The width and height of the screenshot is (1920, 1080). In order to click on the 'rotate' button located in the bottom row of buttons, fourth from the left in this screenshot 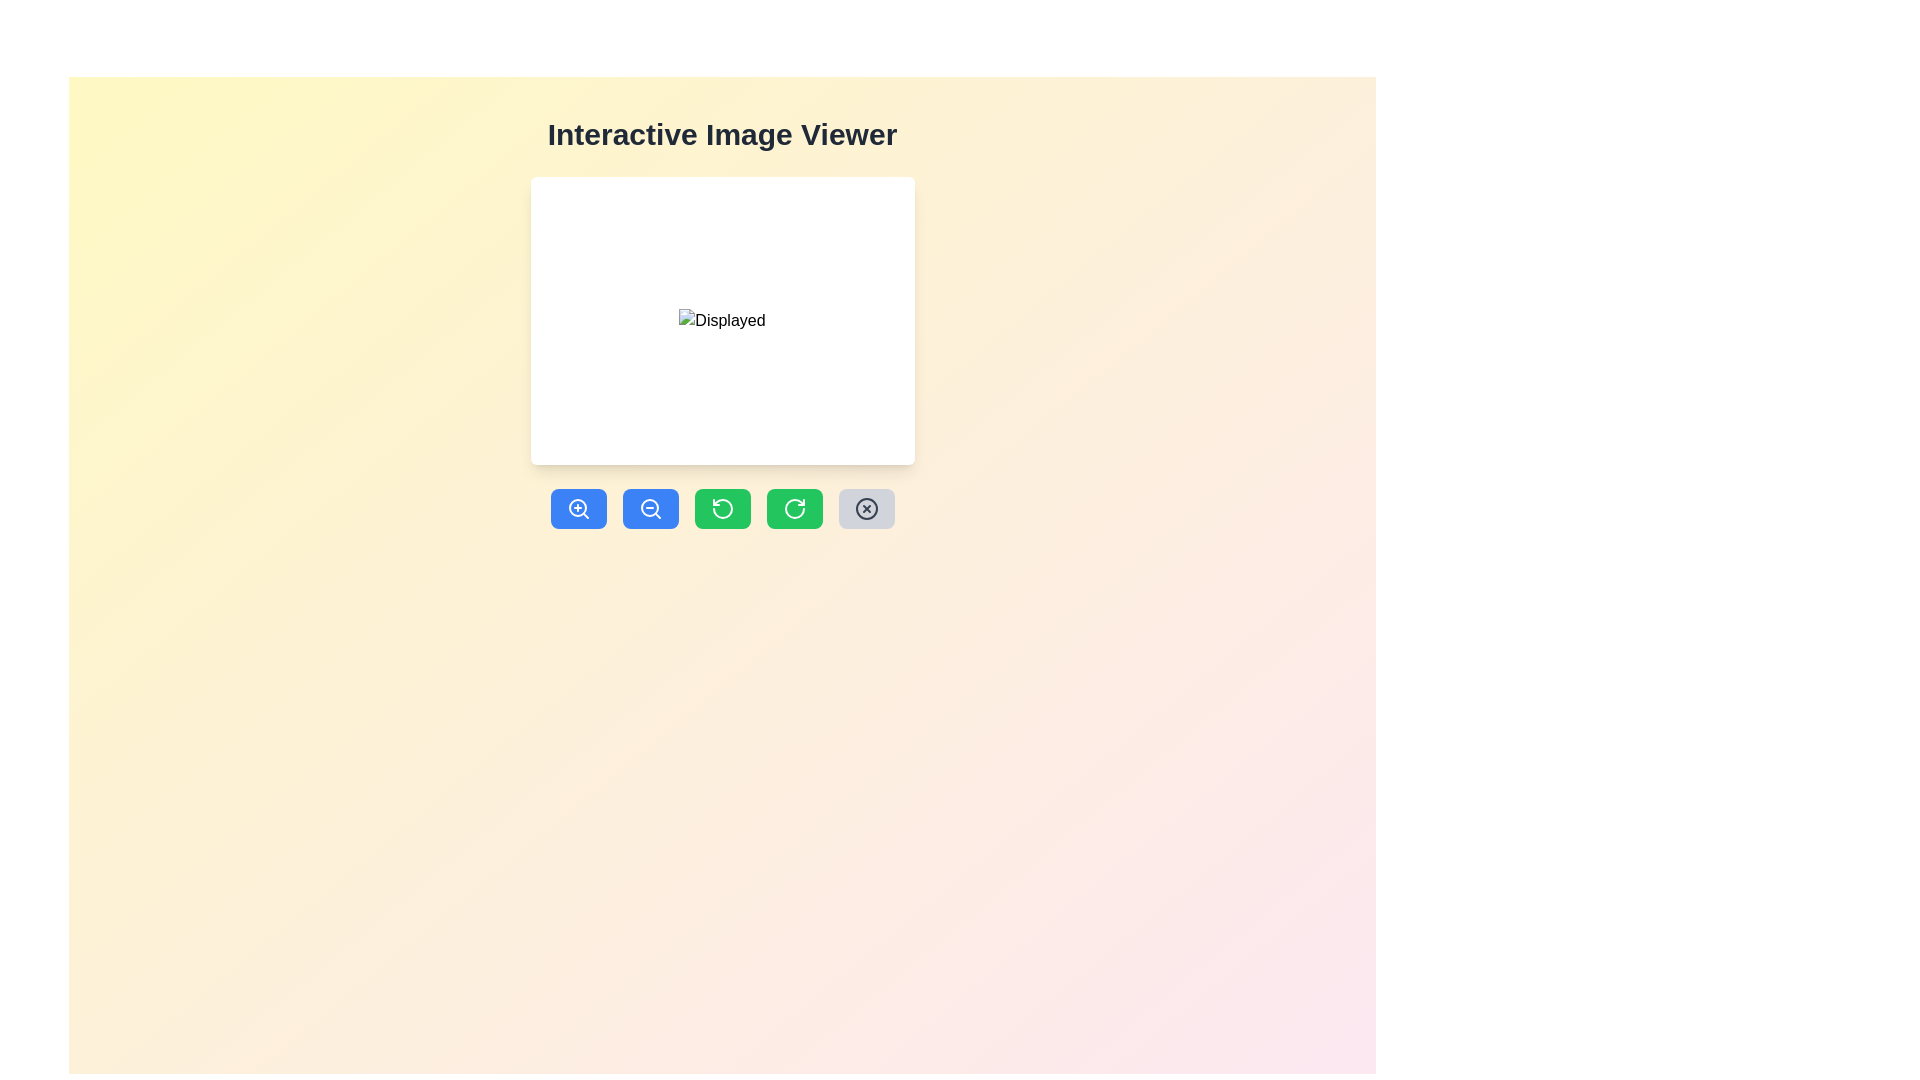, I will do `click(793, 508)`.